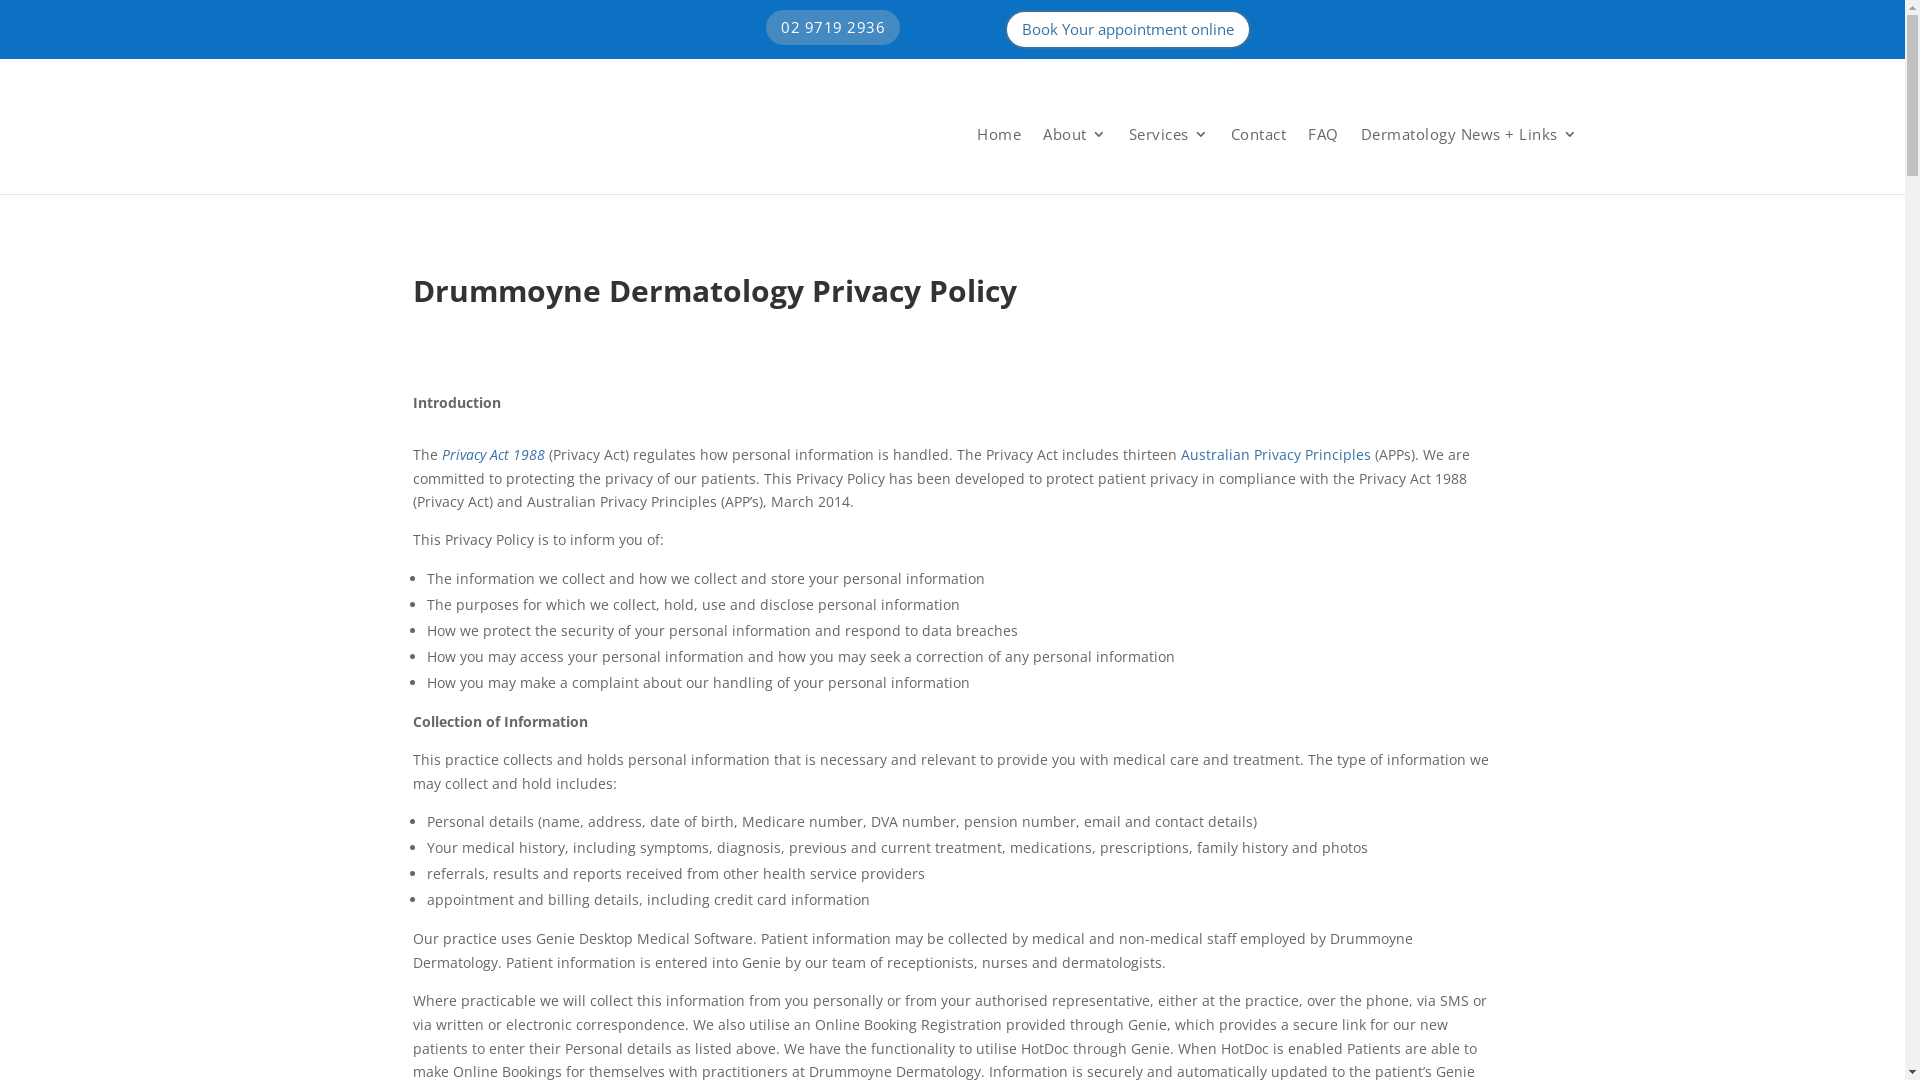  What do you see at coordinates (1468, 134) in the screenshot?
I see `'Dermatology News + Links'` at bounding box center [1468, 134].